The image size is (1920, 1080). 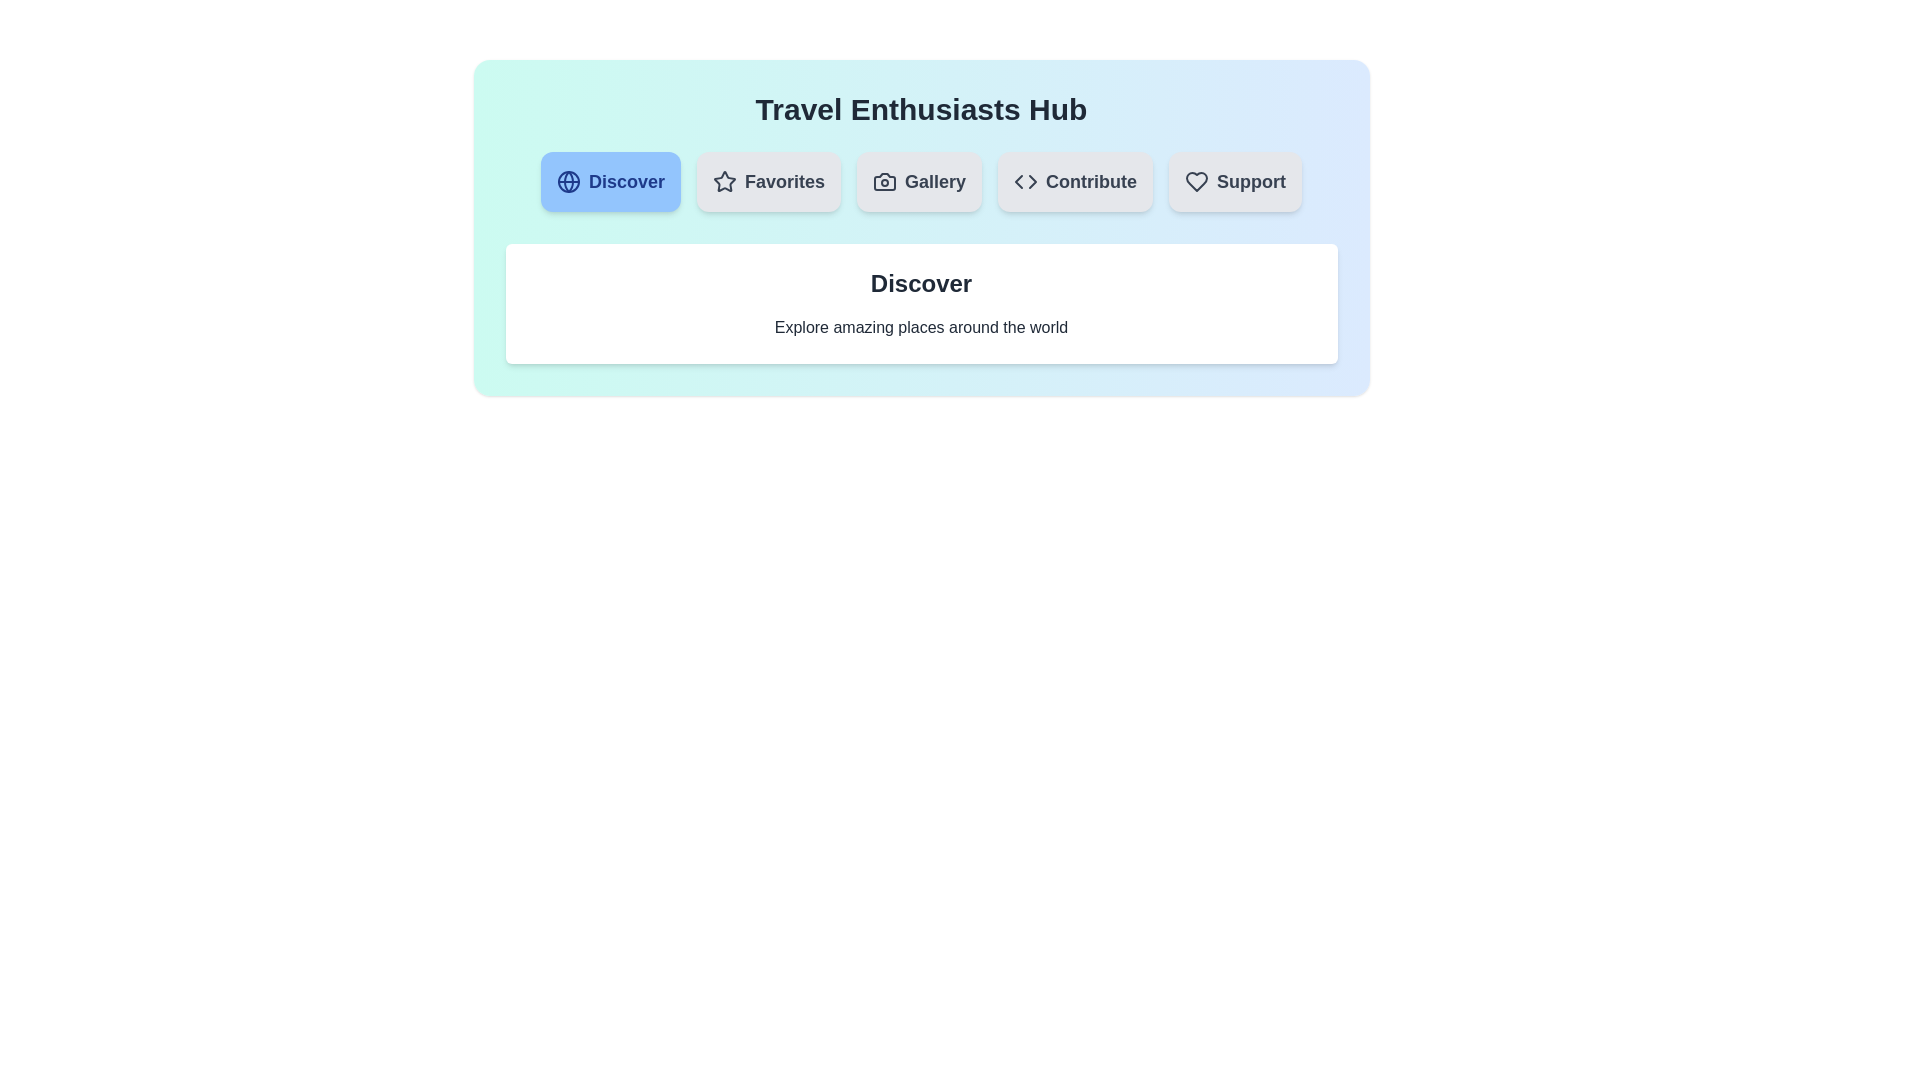 What do you see at coordinates (1234, 181) in the screenshot?
I see `the support button located in the top-right section of the user interface` at bounding box center [1234, 181].